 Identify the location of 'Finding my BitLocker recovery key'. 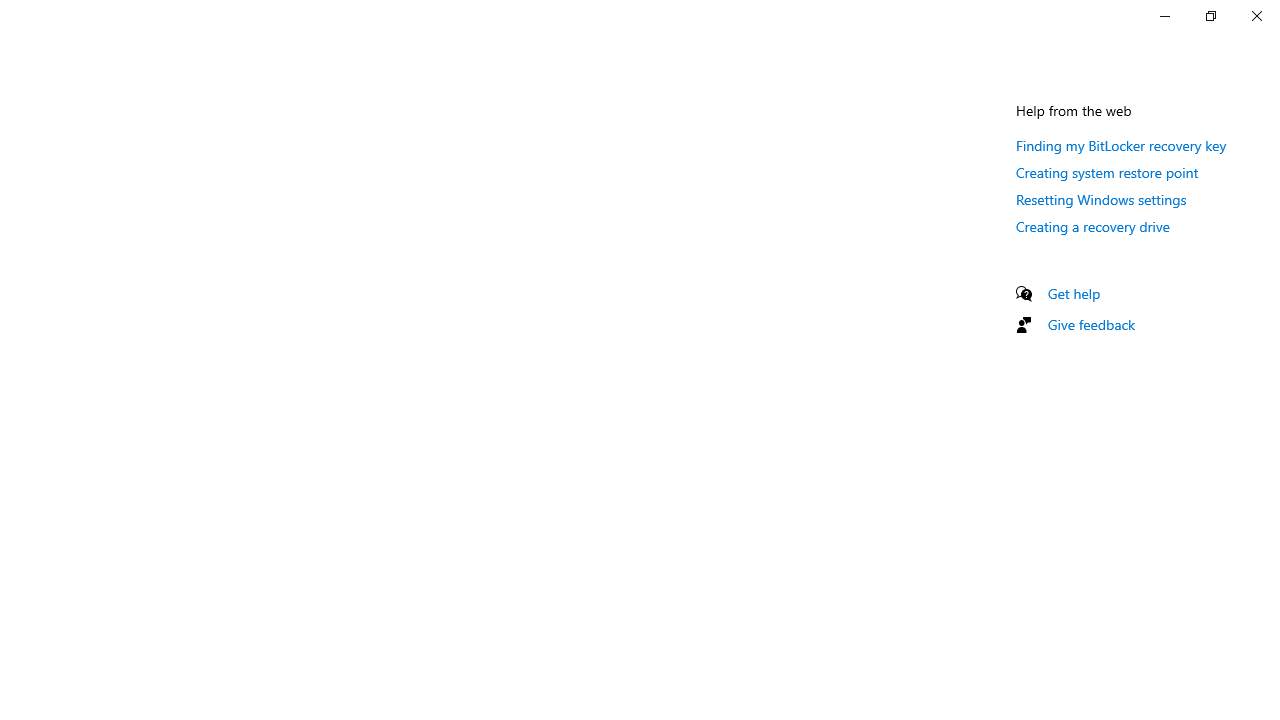
(1121, 144).